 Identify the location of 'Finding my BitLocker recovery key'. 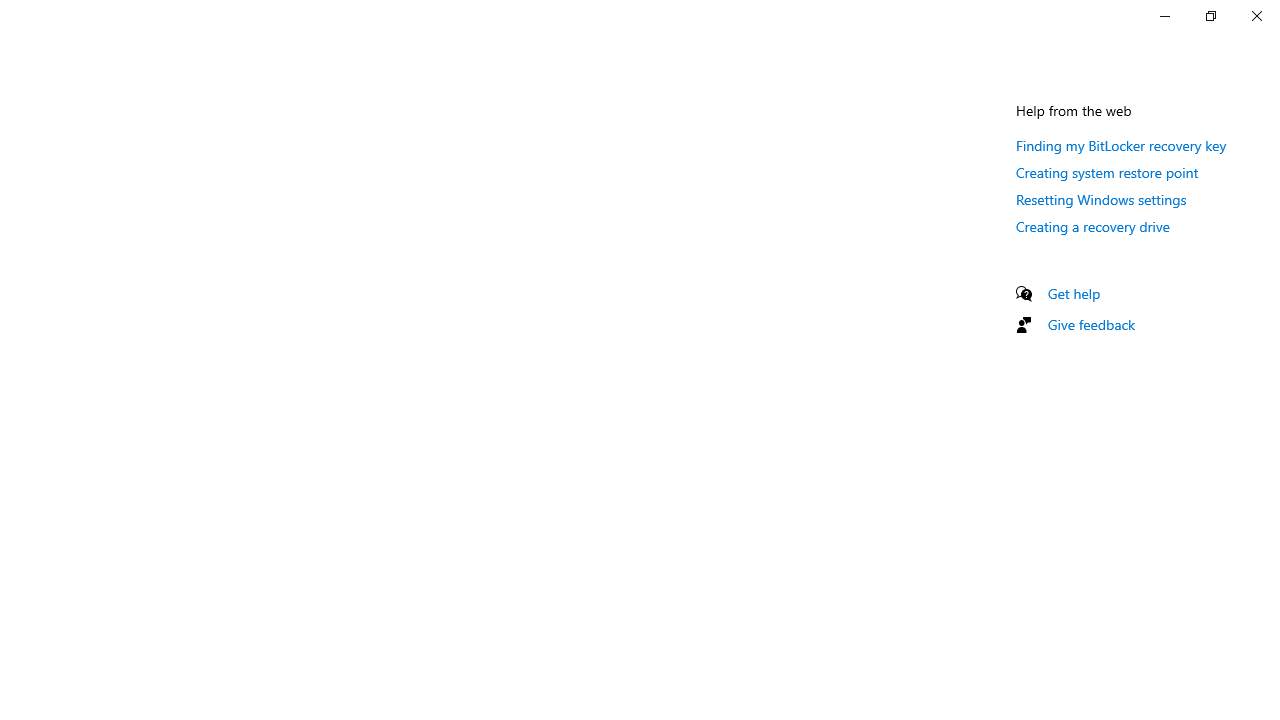
(1121, 144).